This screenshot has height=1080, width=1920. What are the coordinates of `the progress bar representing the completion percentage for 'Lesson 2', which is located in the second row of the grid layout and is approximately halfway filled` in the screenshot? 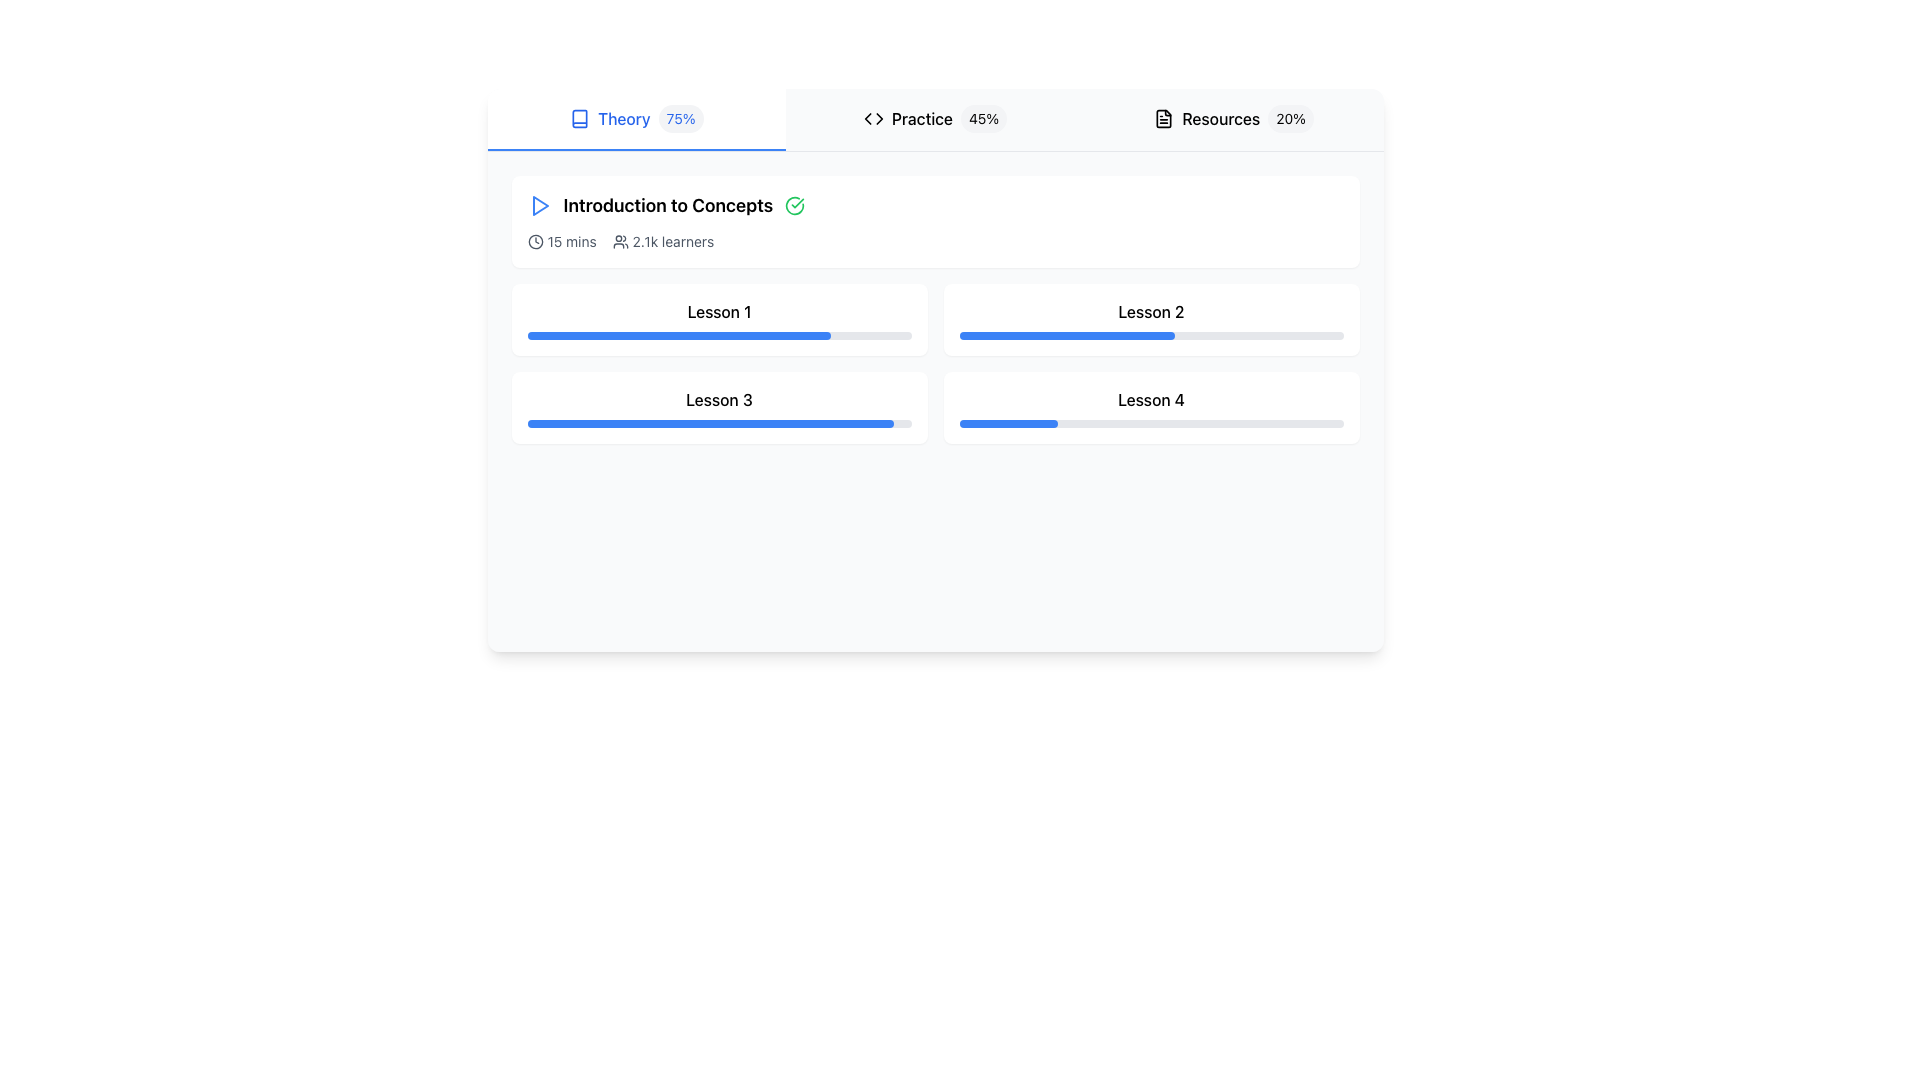 It's located at (1066, 334).